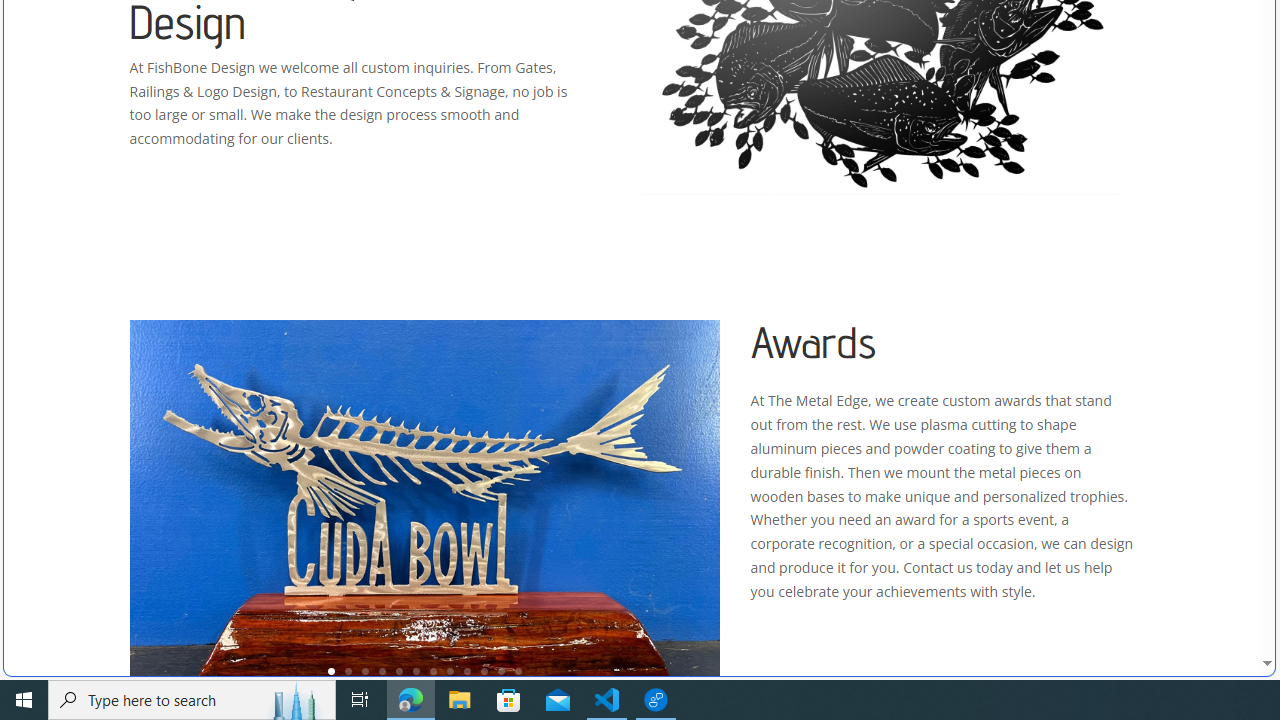 This screenshot has width=1280, height=720. I want to click on '5', so click(399, 671).